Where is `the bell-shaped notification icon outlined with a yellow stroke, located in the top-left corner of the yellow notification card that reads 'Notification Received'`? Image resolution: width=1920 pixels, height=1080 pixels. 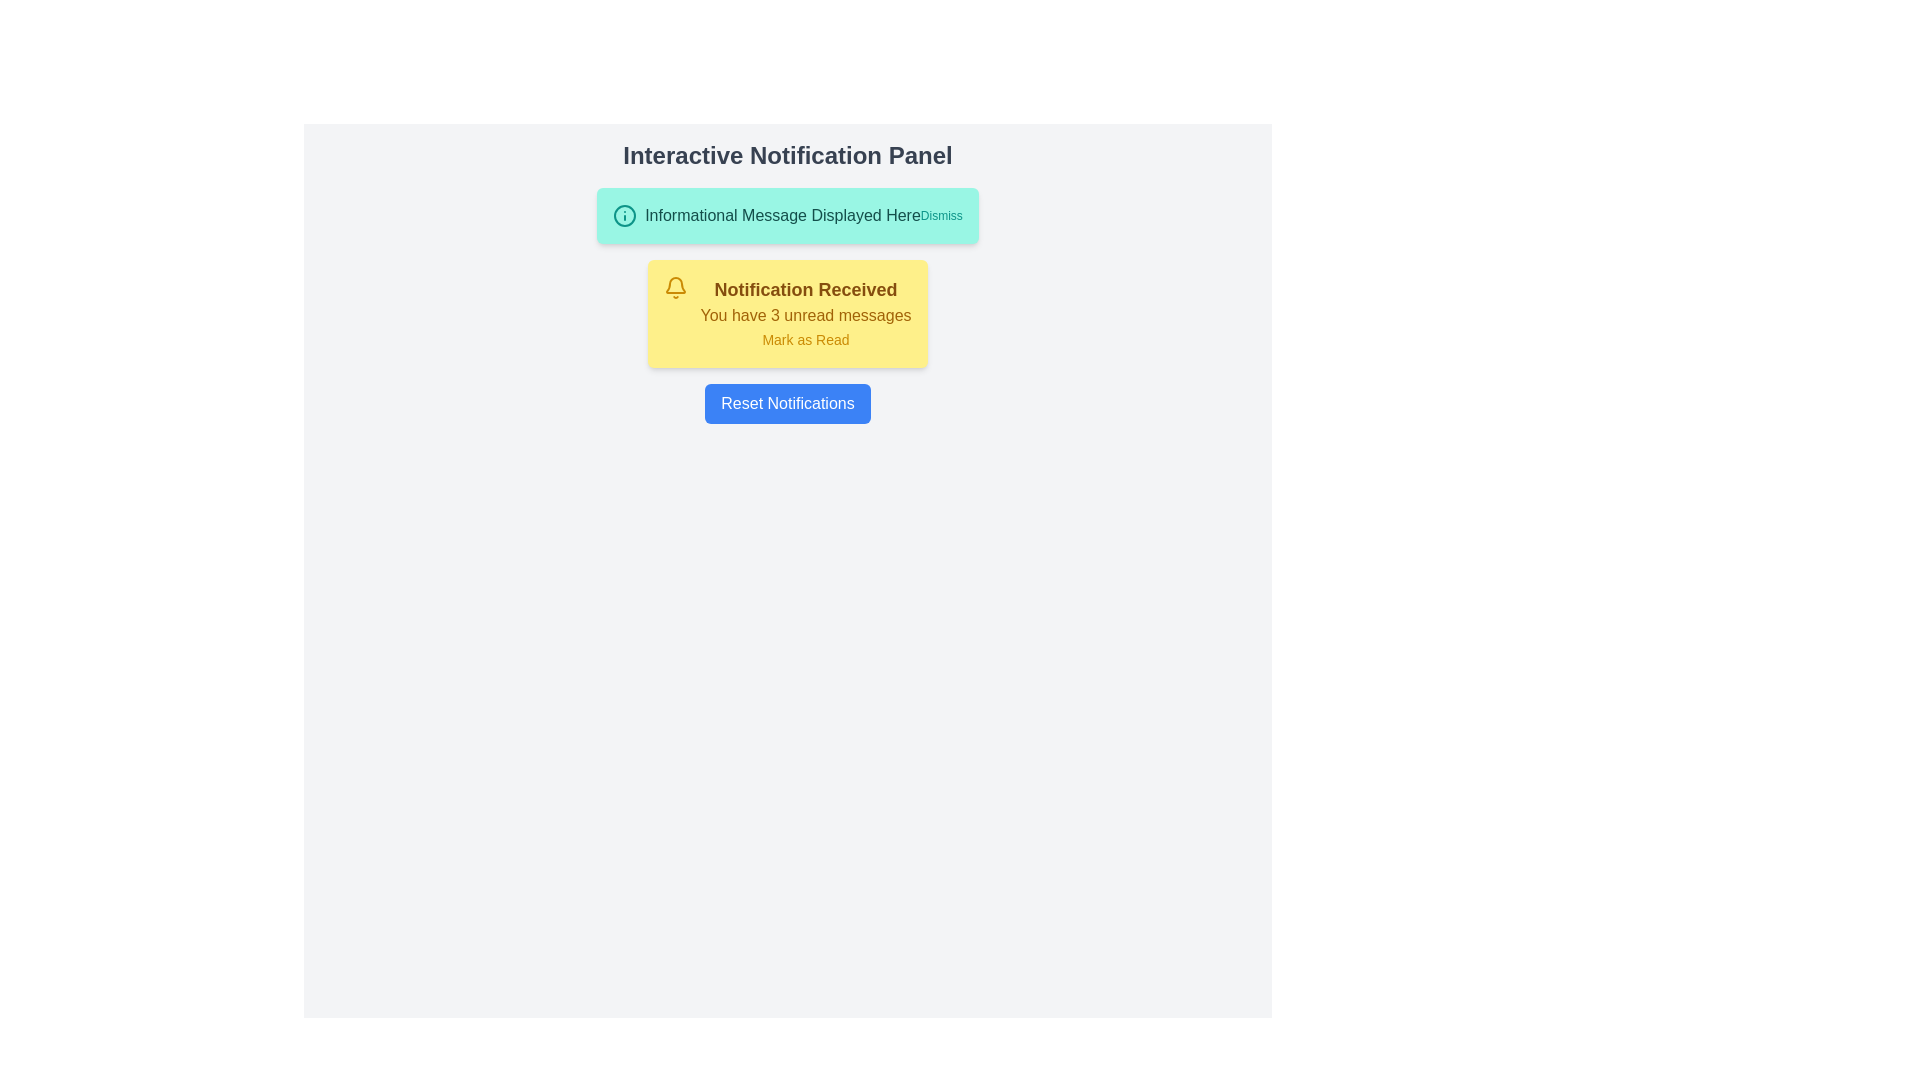
the bell-shaped notification icon outlined with a yellow stroke, located in the top-left corner of the yellow notification card that reads 'Notification Received' is located at coordinates (676, 288).